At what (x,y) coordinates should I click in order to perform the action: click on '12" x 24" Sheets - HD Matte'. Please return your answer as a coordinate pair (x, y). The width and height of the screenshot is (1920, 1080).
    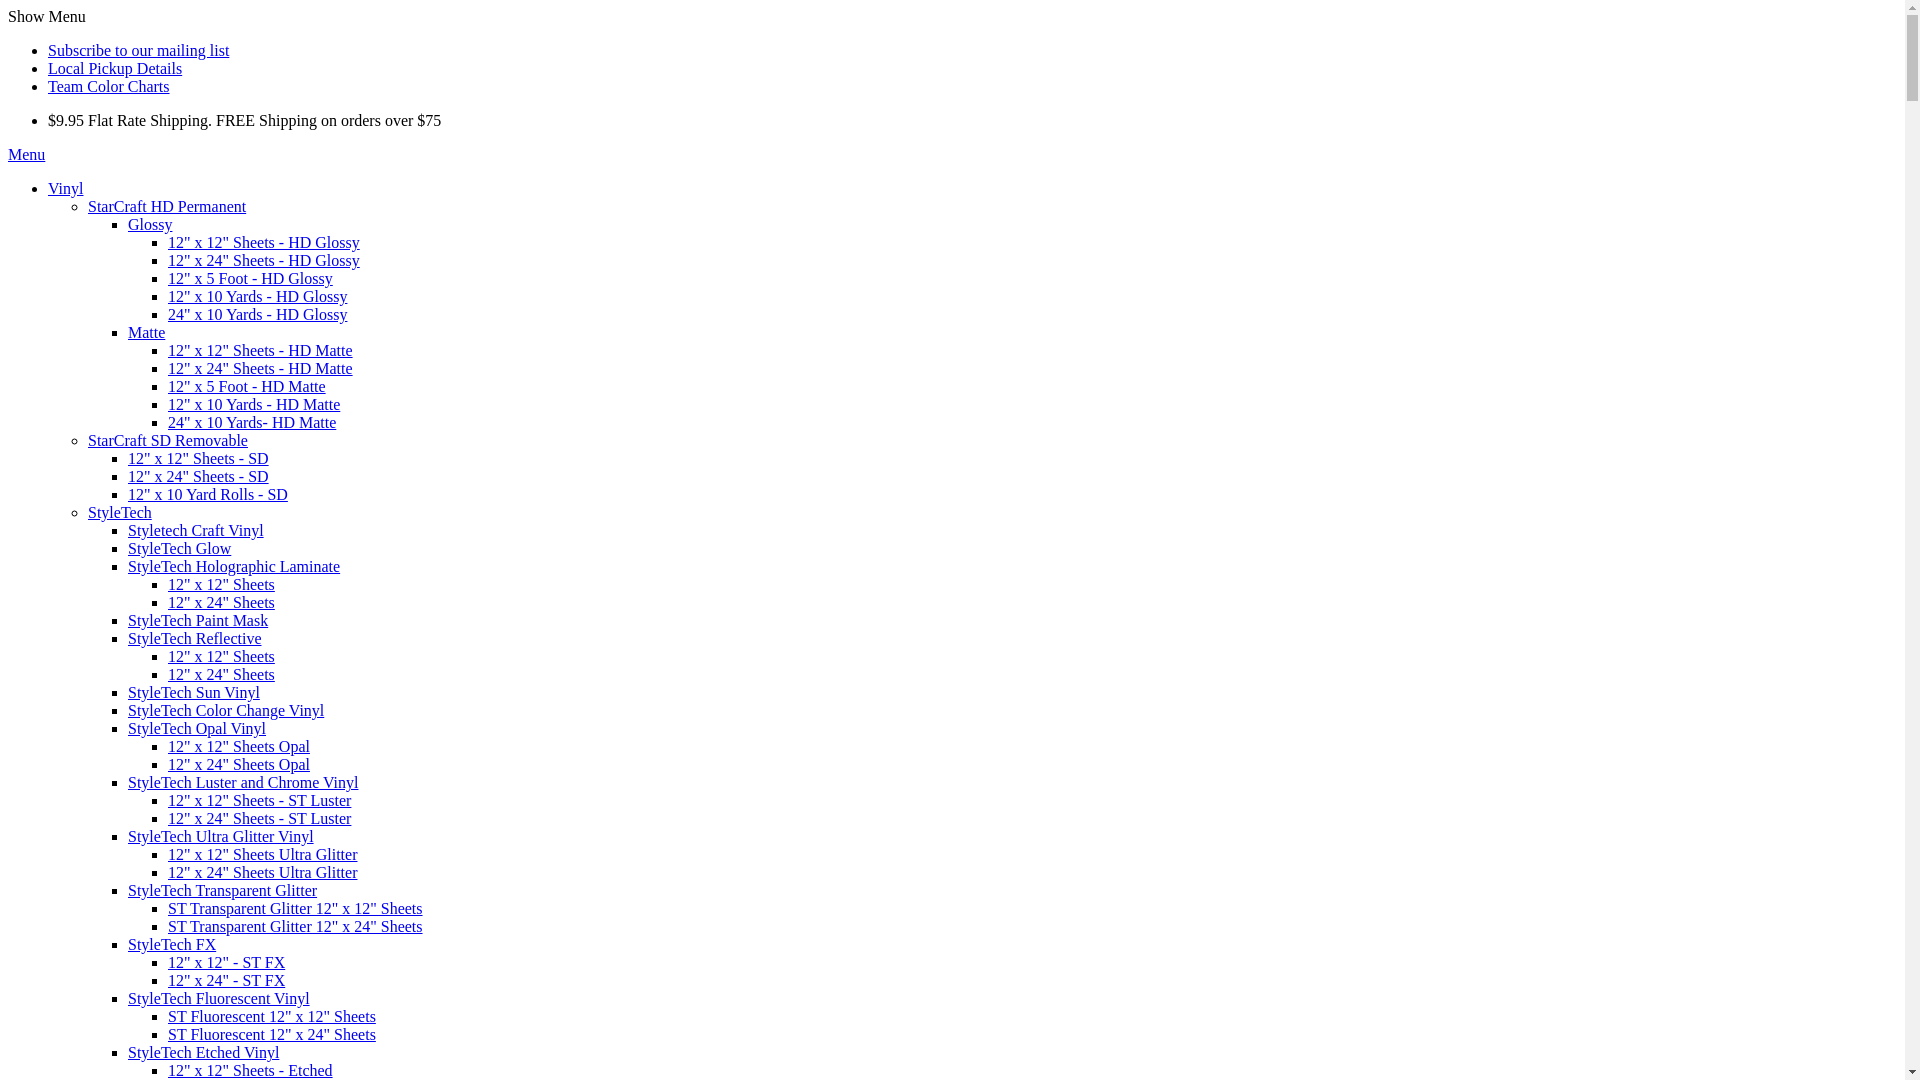
    Looking at the image, I should click on (259, 368).